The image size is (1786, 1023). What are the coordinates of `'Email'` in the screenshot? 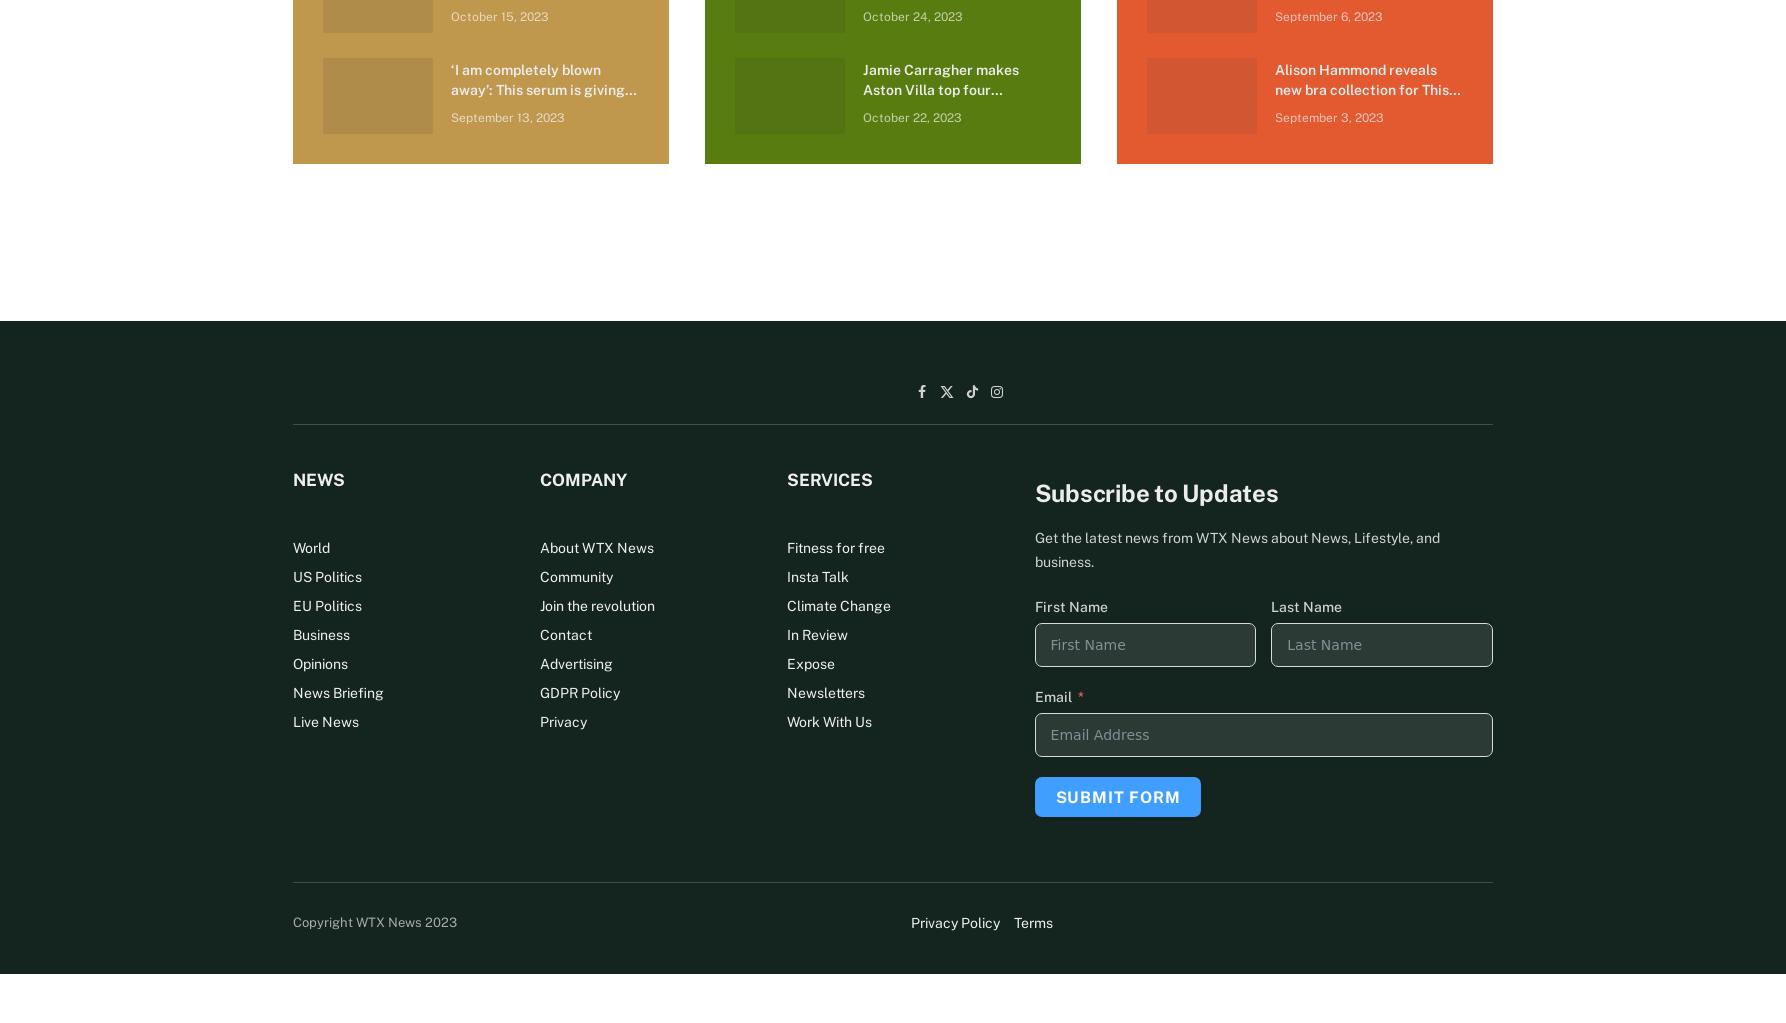 It's located at (1033, 695).